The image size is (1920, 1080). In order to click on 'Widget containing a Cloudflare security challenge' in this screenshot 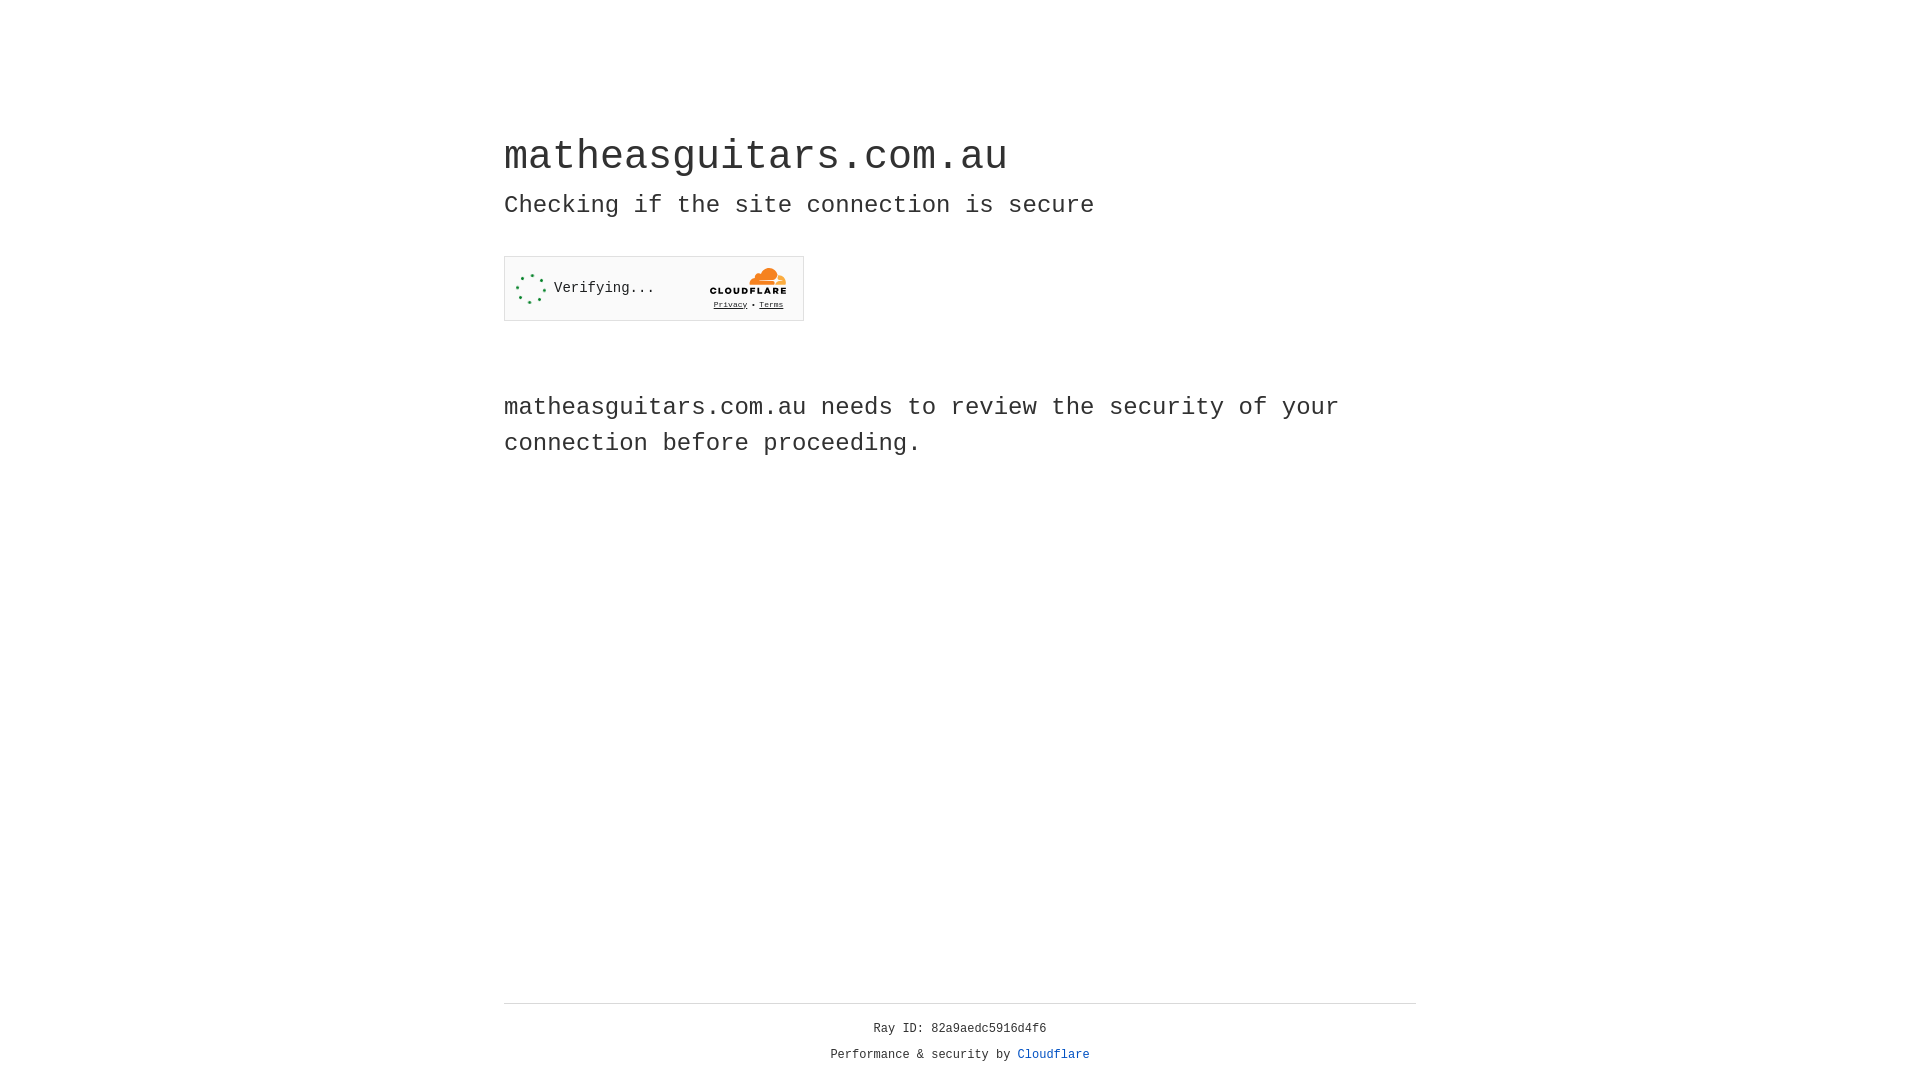, I will do `click(653, 288)`.